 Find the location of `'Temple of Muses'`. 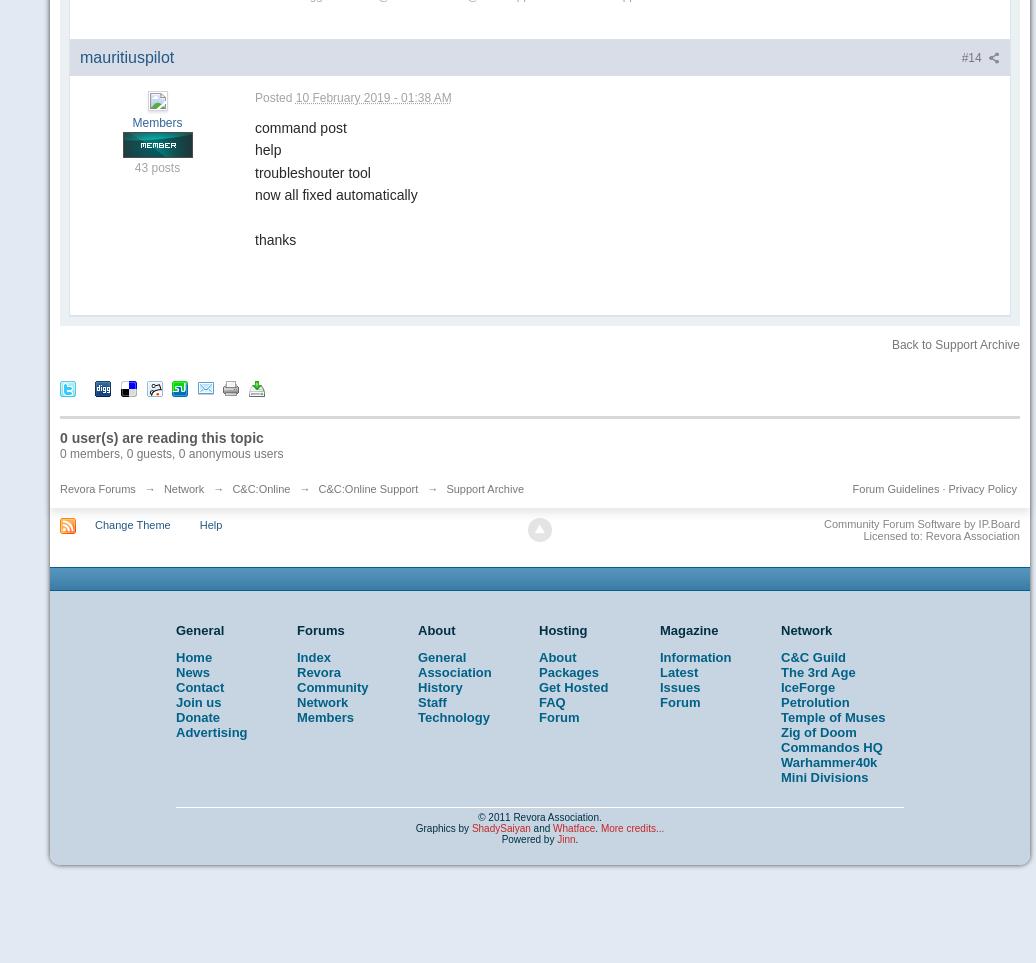

'Temple of Muses' is located at coordinates (833, 716).